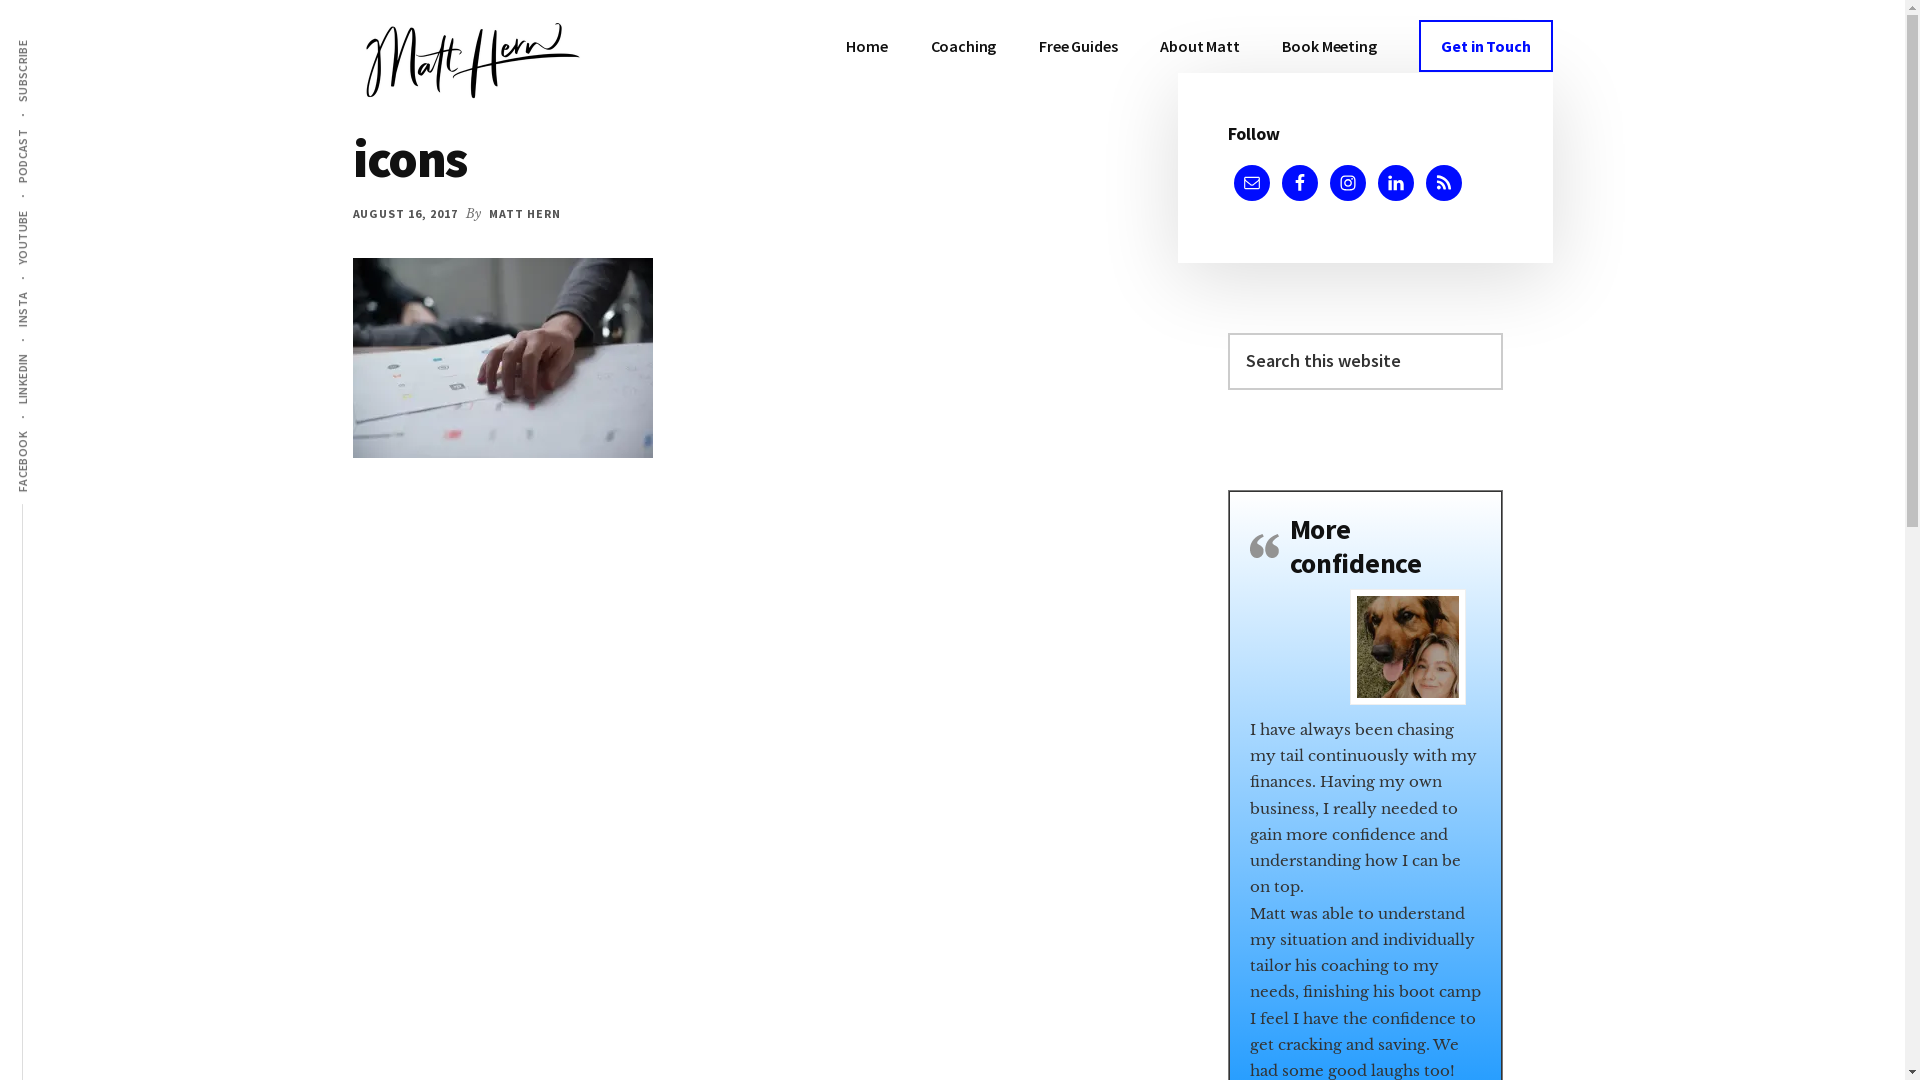  Describe the element at coordinates (964, 45) in the screenshot. I see `'Coaching'` at that location.